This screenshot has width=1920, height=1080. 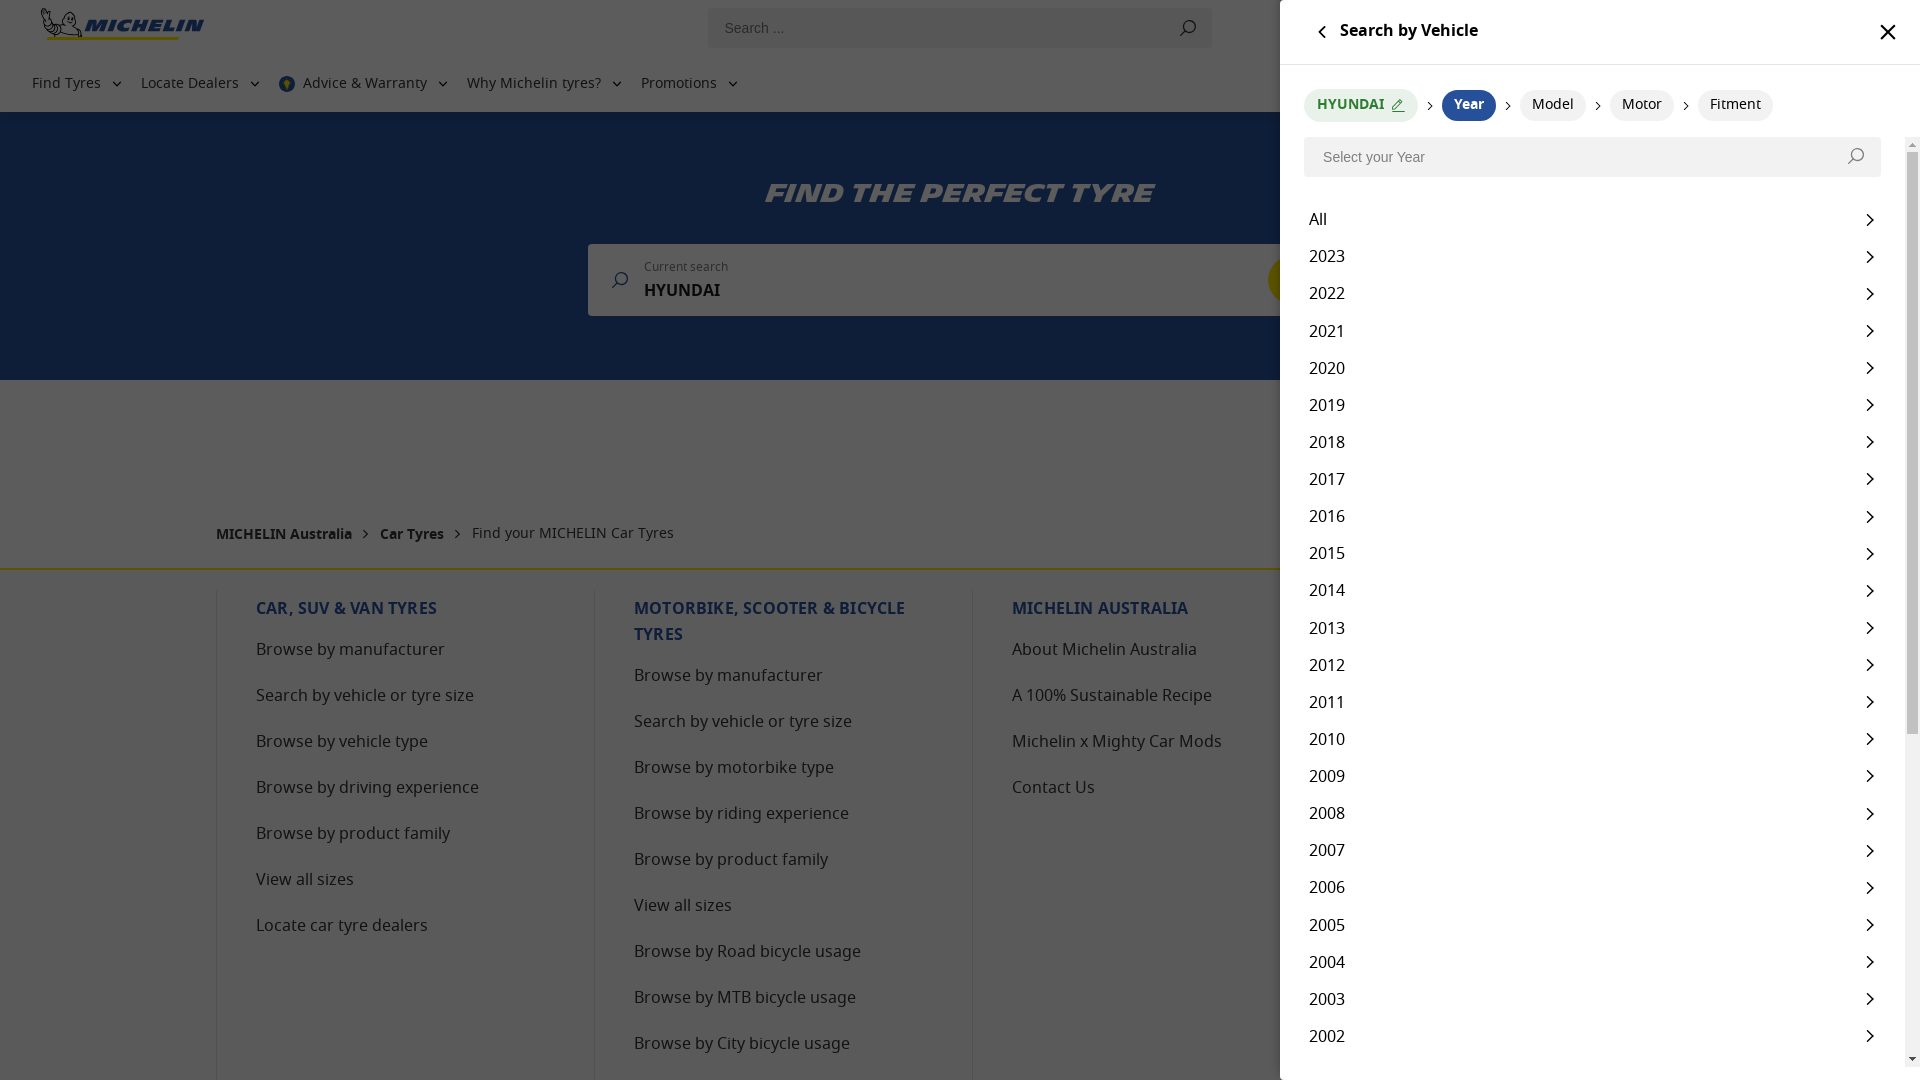 What do you see at coordinates (1591, 293) in the screenshot?
I see `'2022'` at bounding box center [1591, 293].